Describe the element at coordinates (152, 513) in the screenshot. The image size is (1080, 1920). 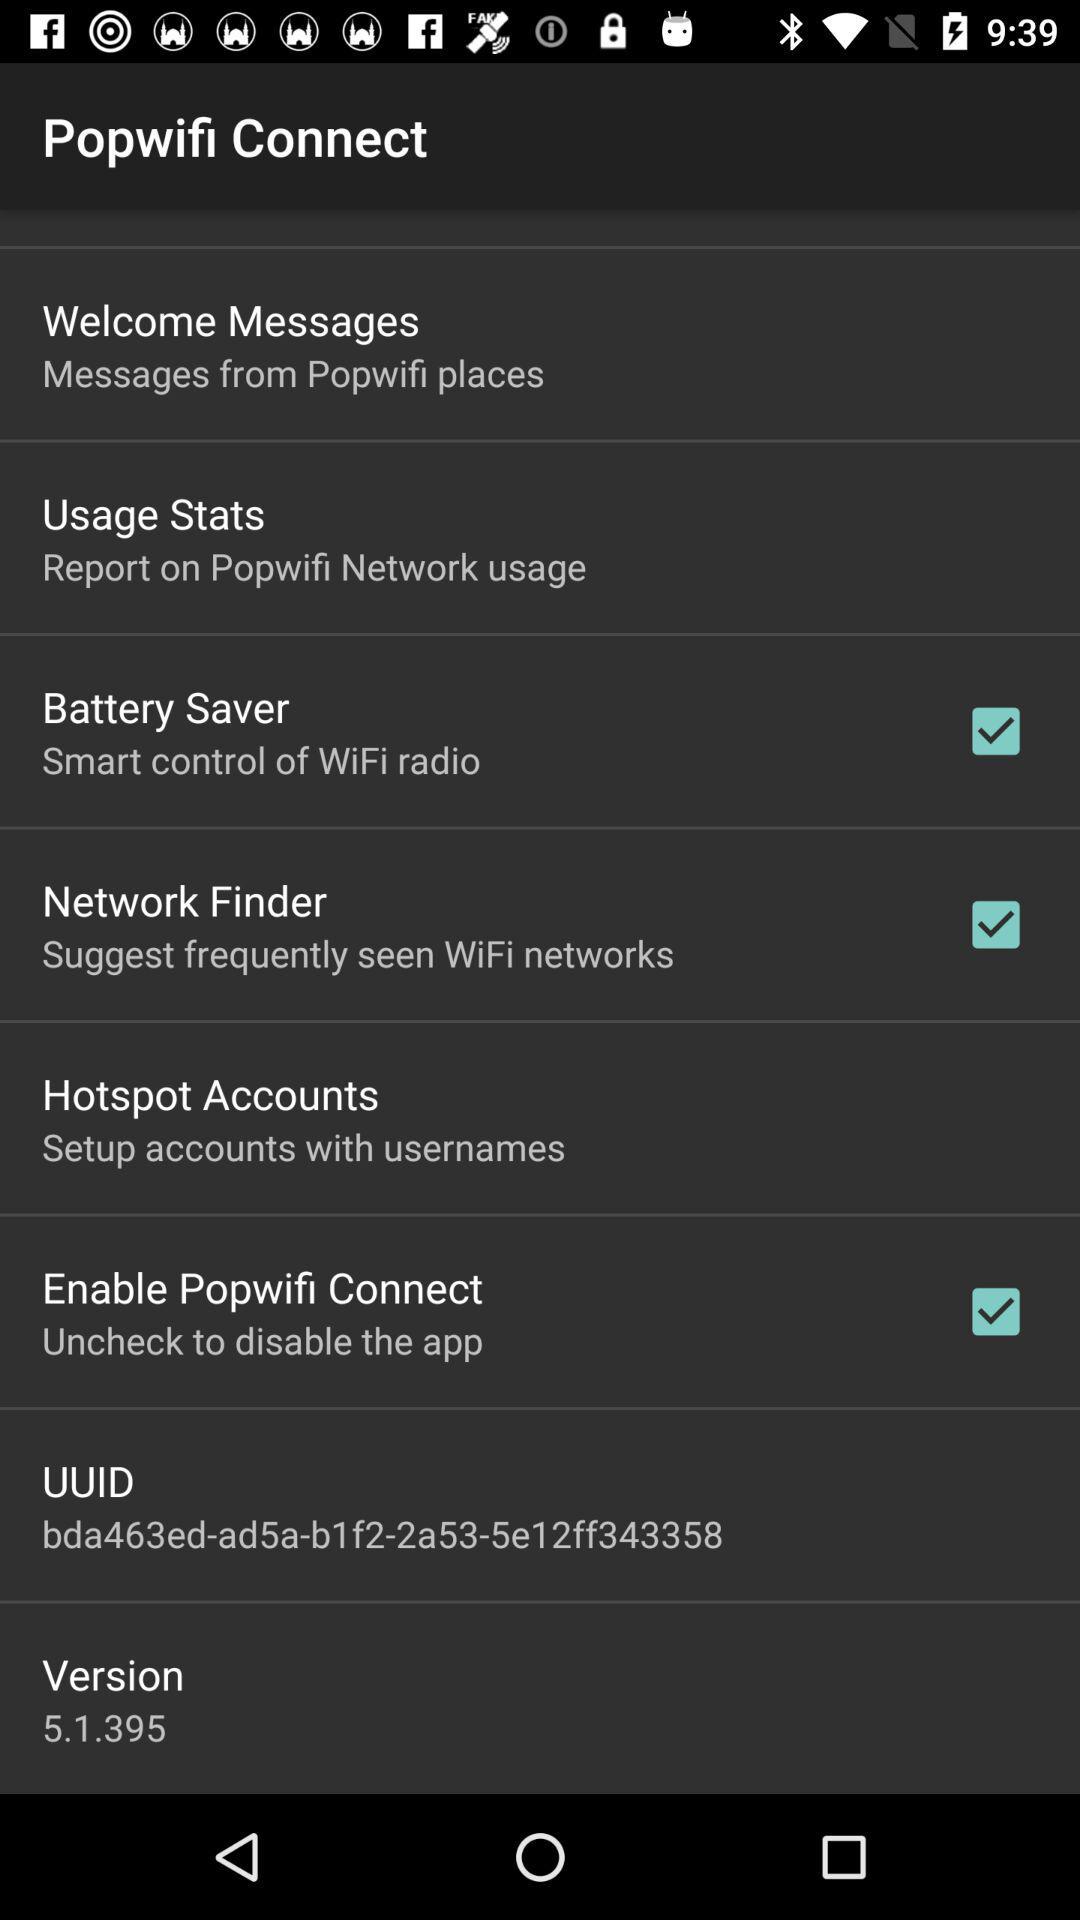
I see `the usage stats item` at that location.